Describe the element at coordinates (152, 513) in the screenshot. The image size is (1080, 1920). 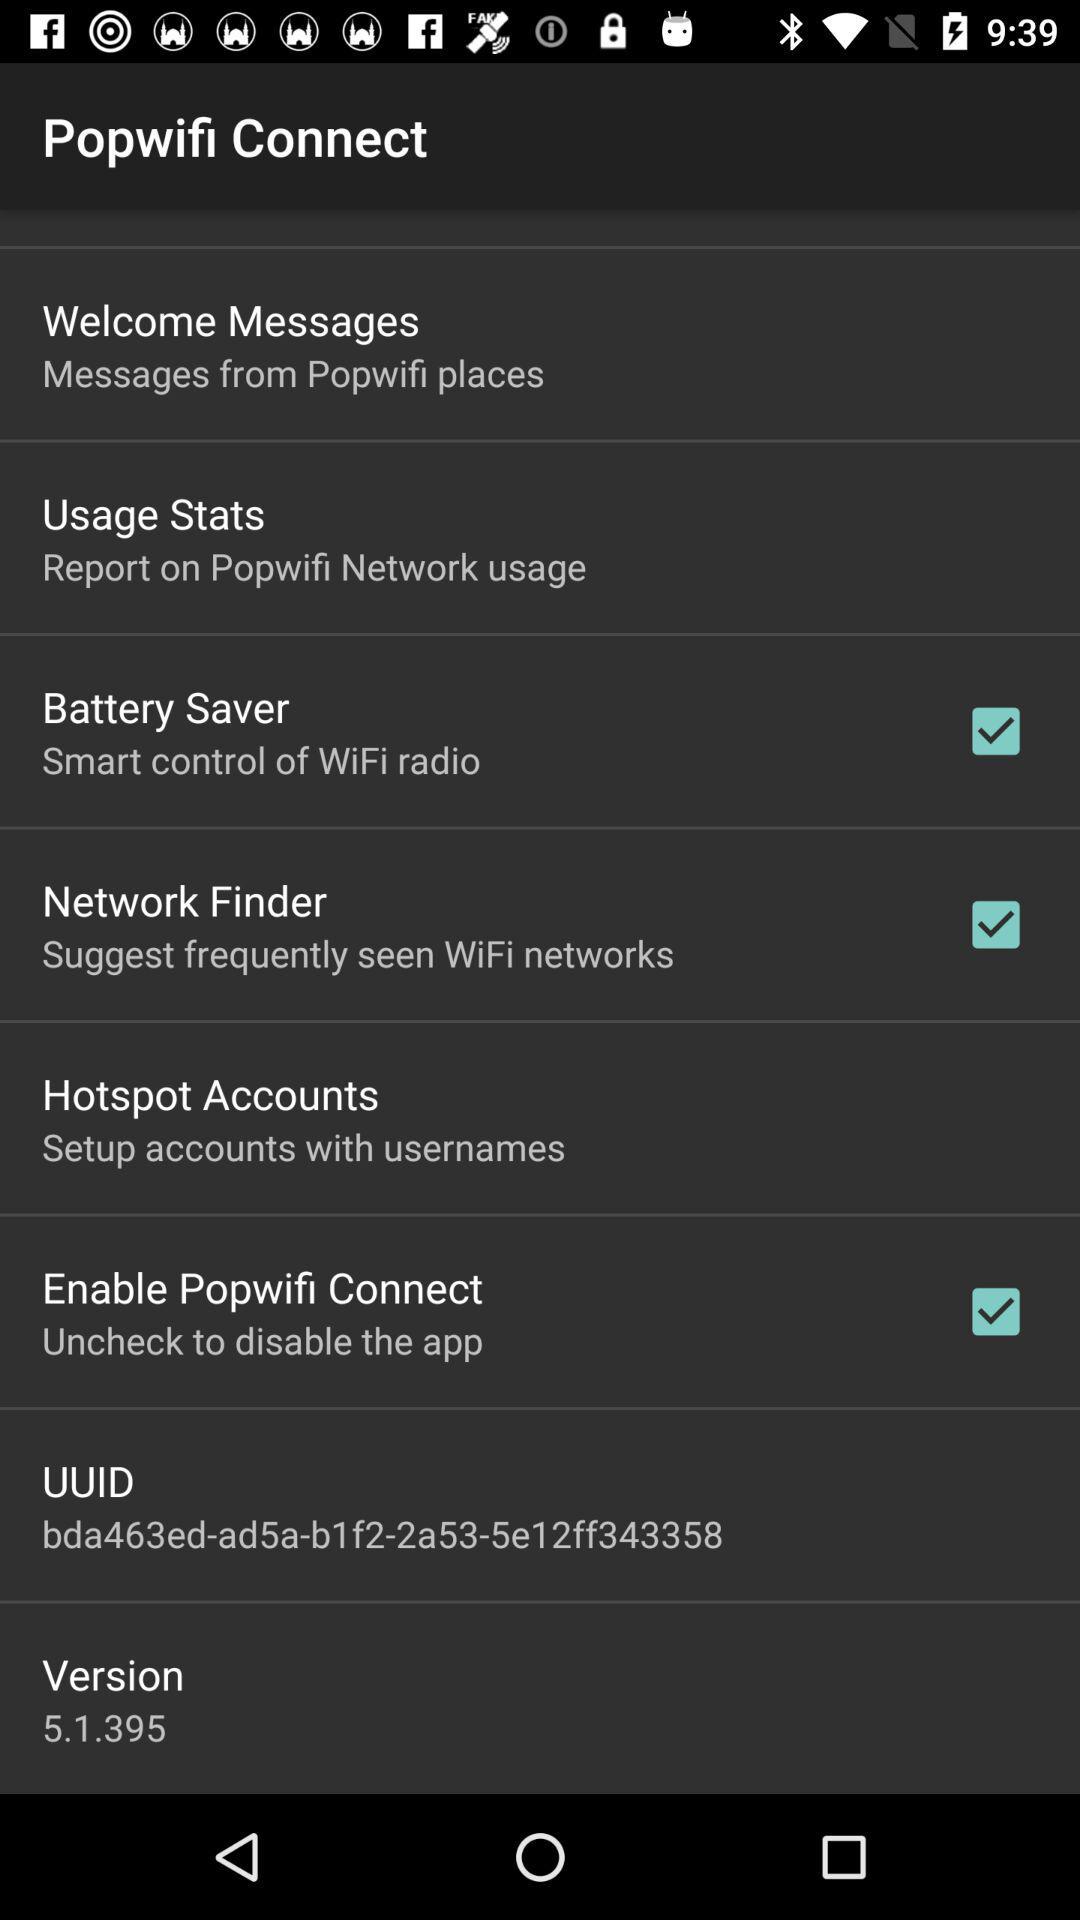
I see `the usage stats item` at that location.